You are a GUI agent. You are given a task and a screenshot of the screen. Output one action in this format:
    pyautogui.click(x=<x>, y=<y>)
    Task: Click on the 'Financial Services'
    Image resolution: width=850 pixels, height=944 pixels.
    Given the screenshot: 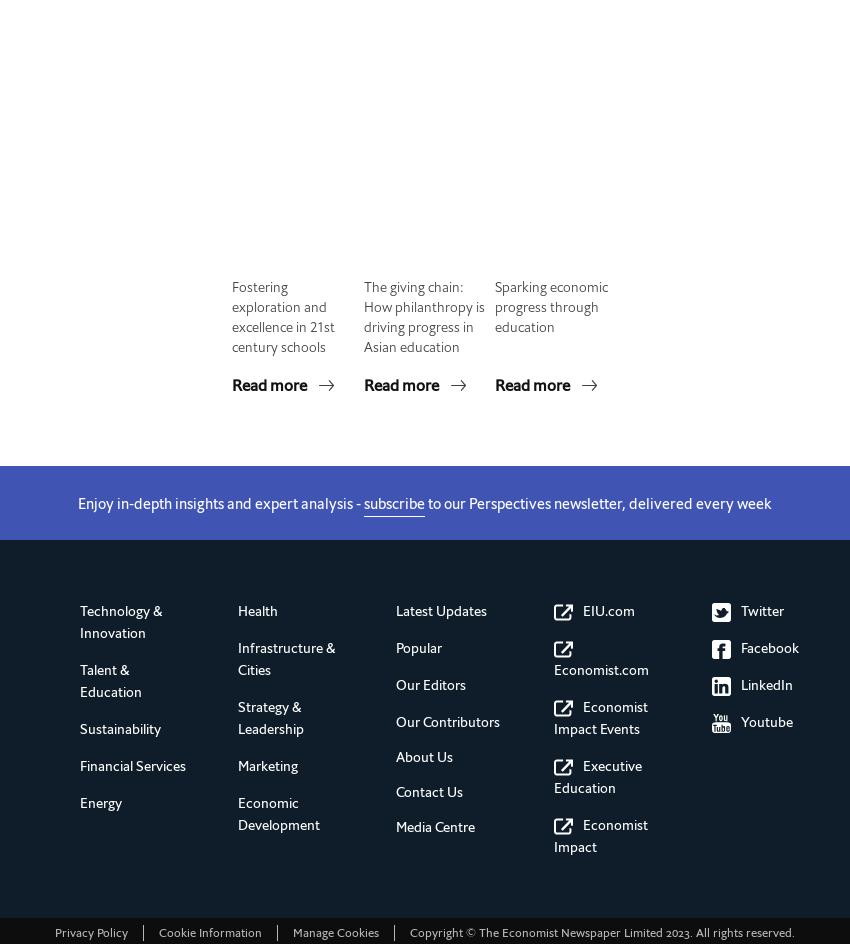 What is the action you would take?
    pyautogui.click(x=133, y=766)
    